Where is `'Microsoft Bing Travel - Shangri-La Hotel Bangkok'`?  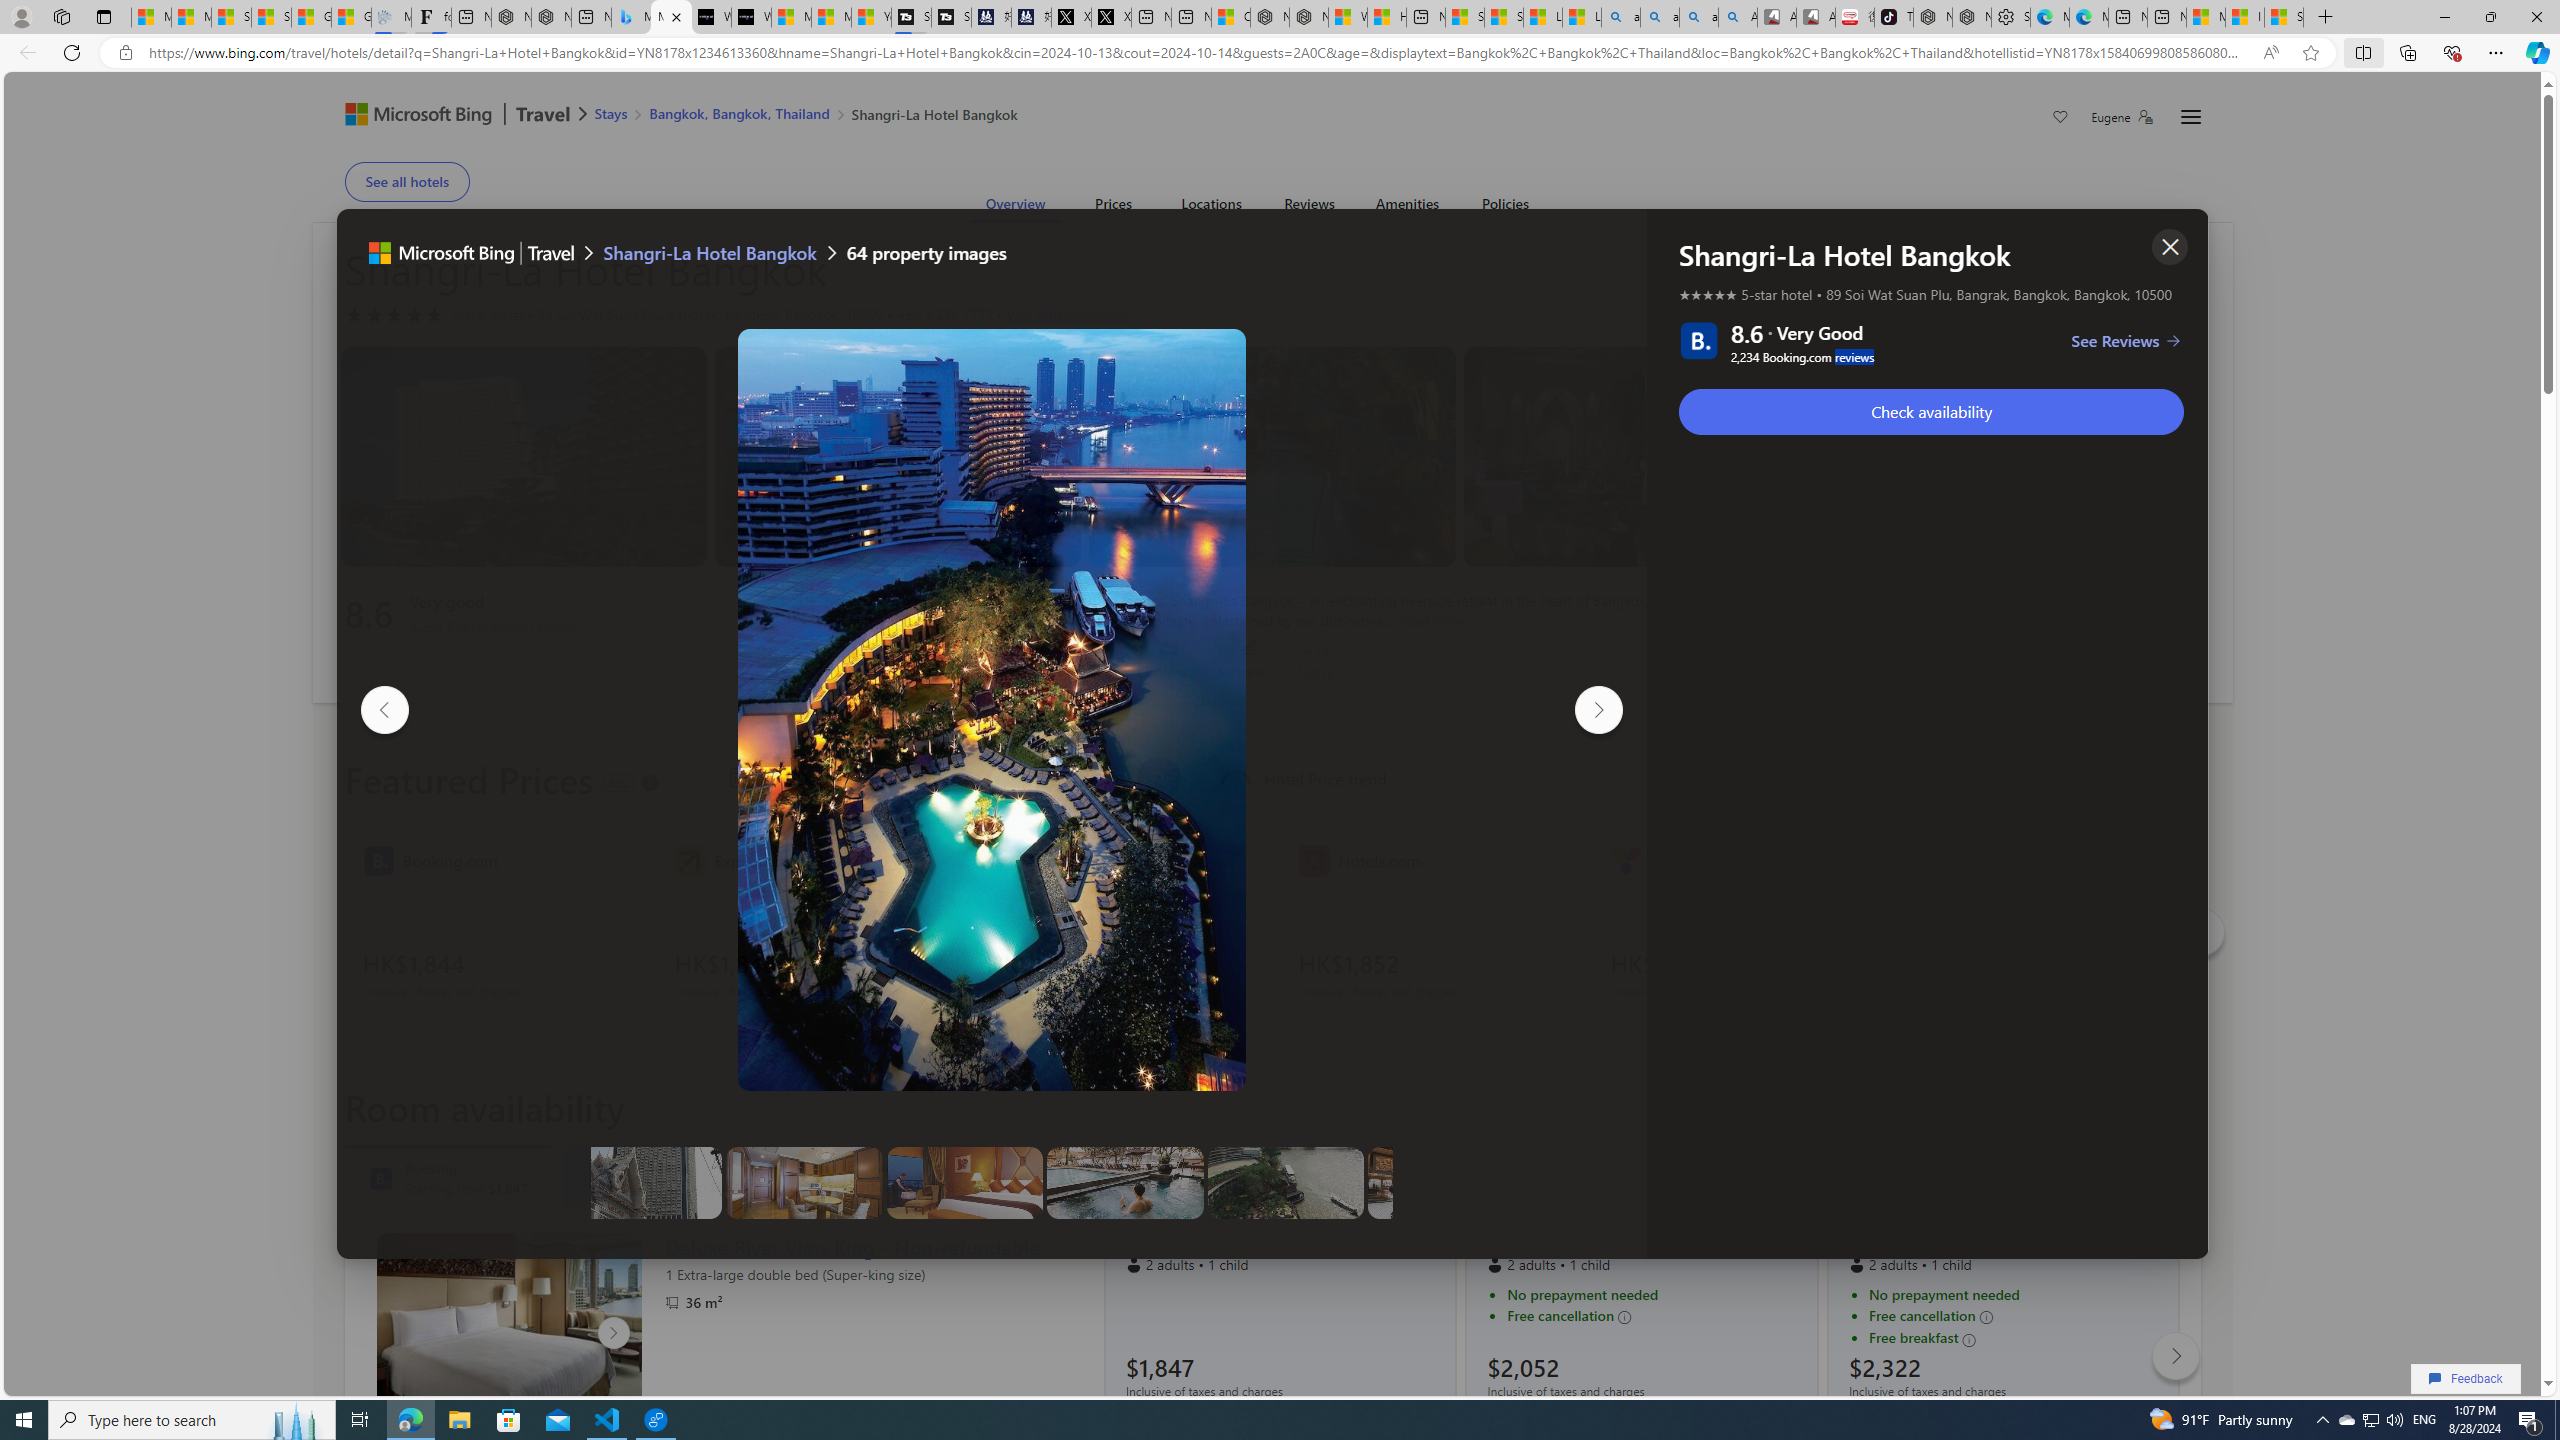 'Microsoft Bing Travel - Shangri-La Hotel Bangkok' is located at coordinates (669, 16).